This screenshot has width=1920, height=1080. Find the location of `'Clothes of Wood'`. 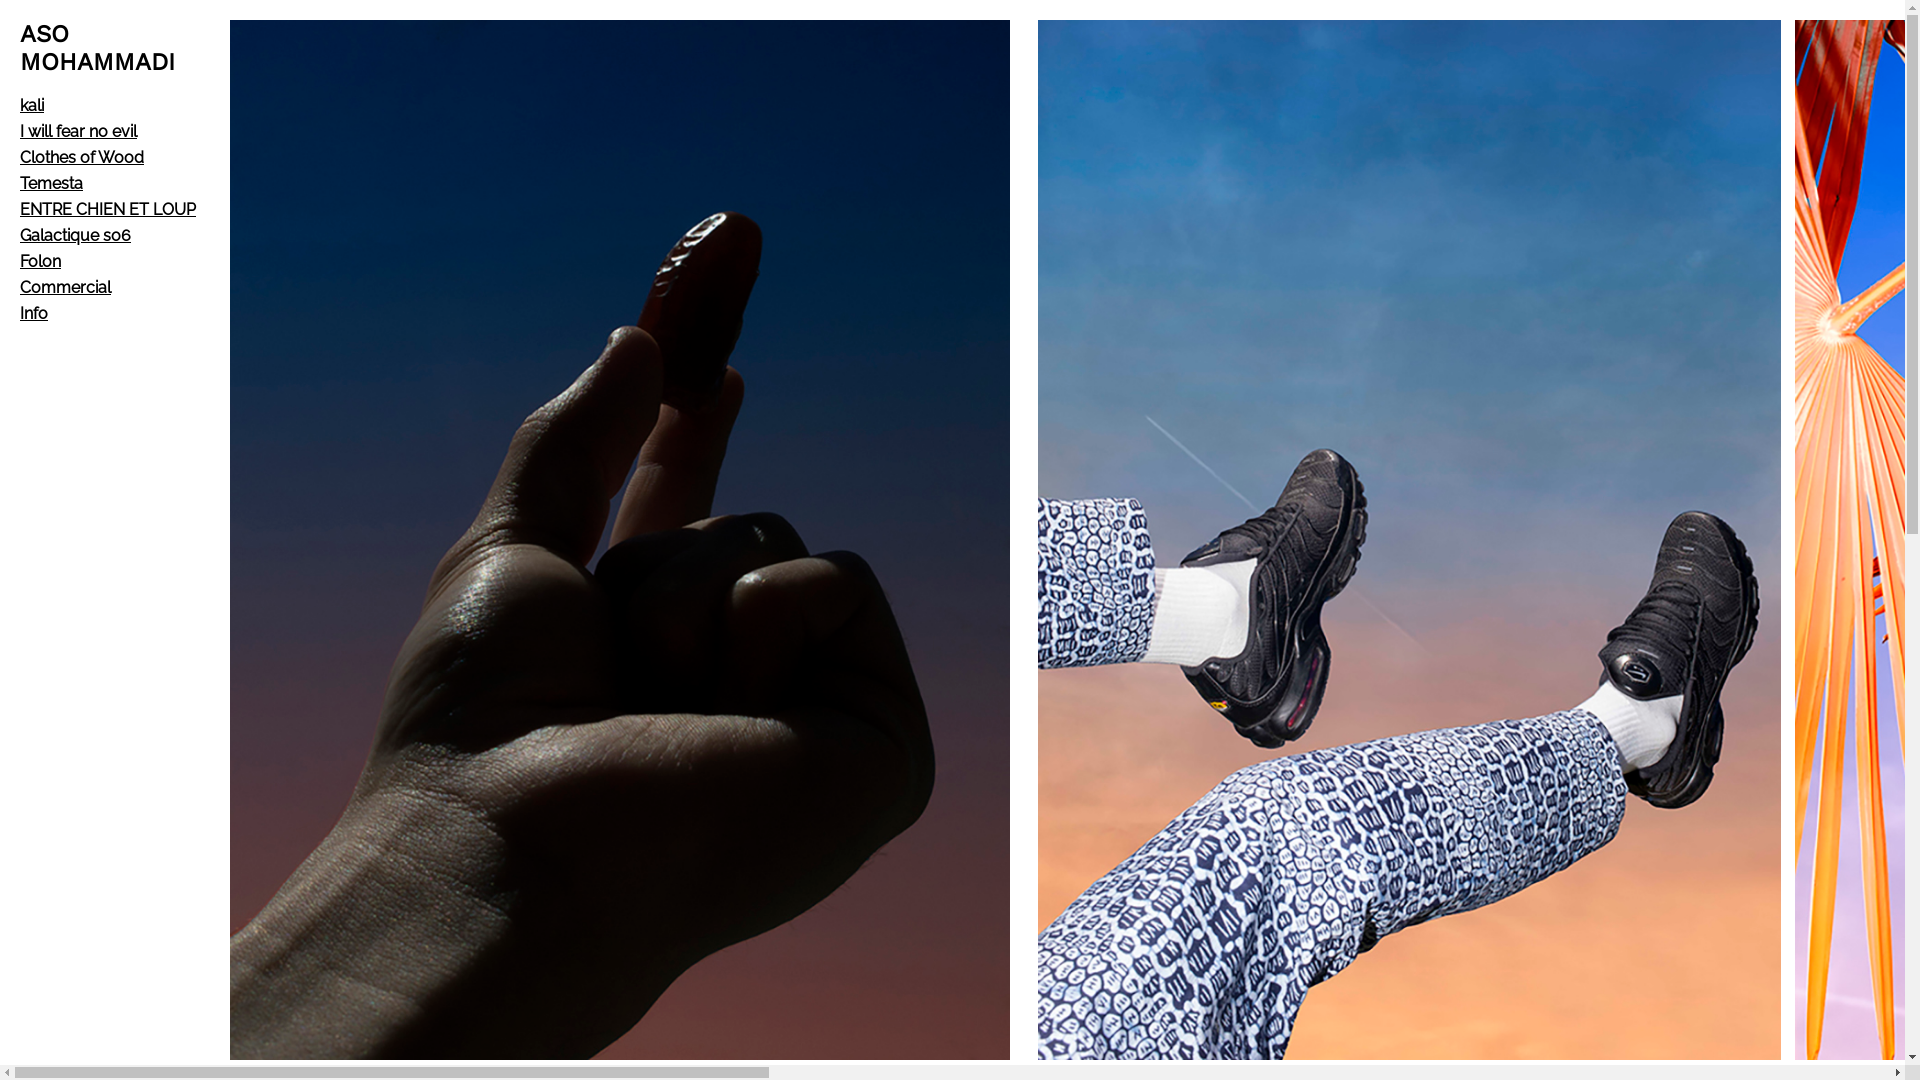

'Clothes of Wood' is located at coordinates (80, 156).